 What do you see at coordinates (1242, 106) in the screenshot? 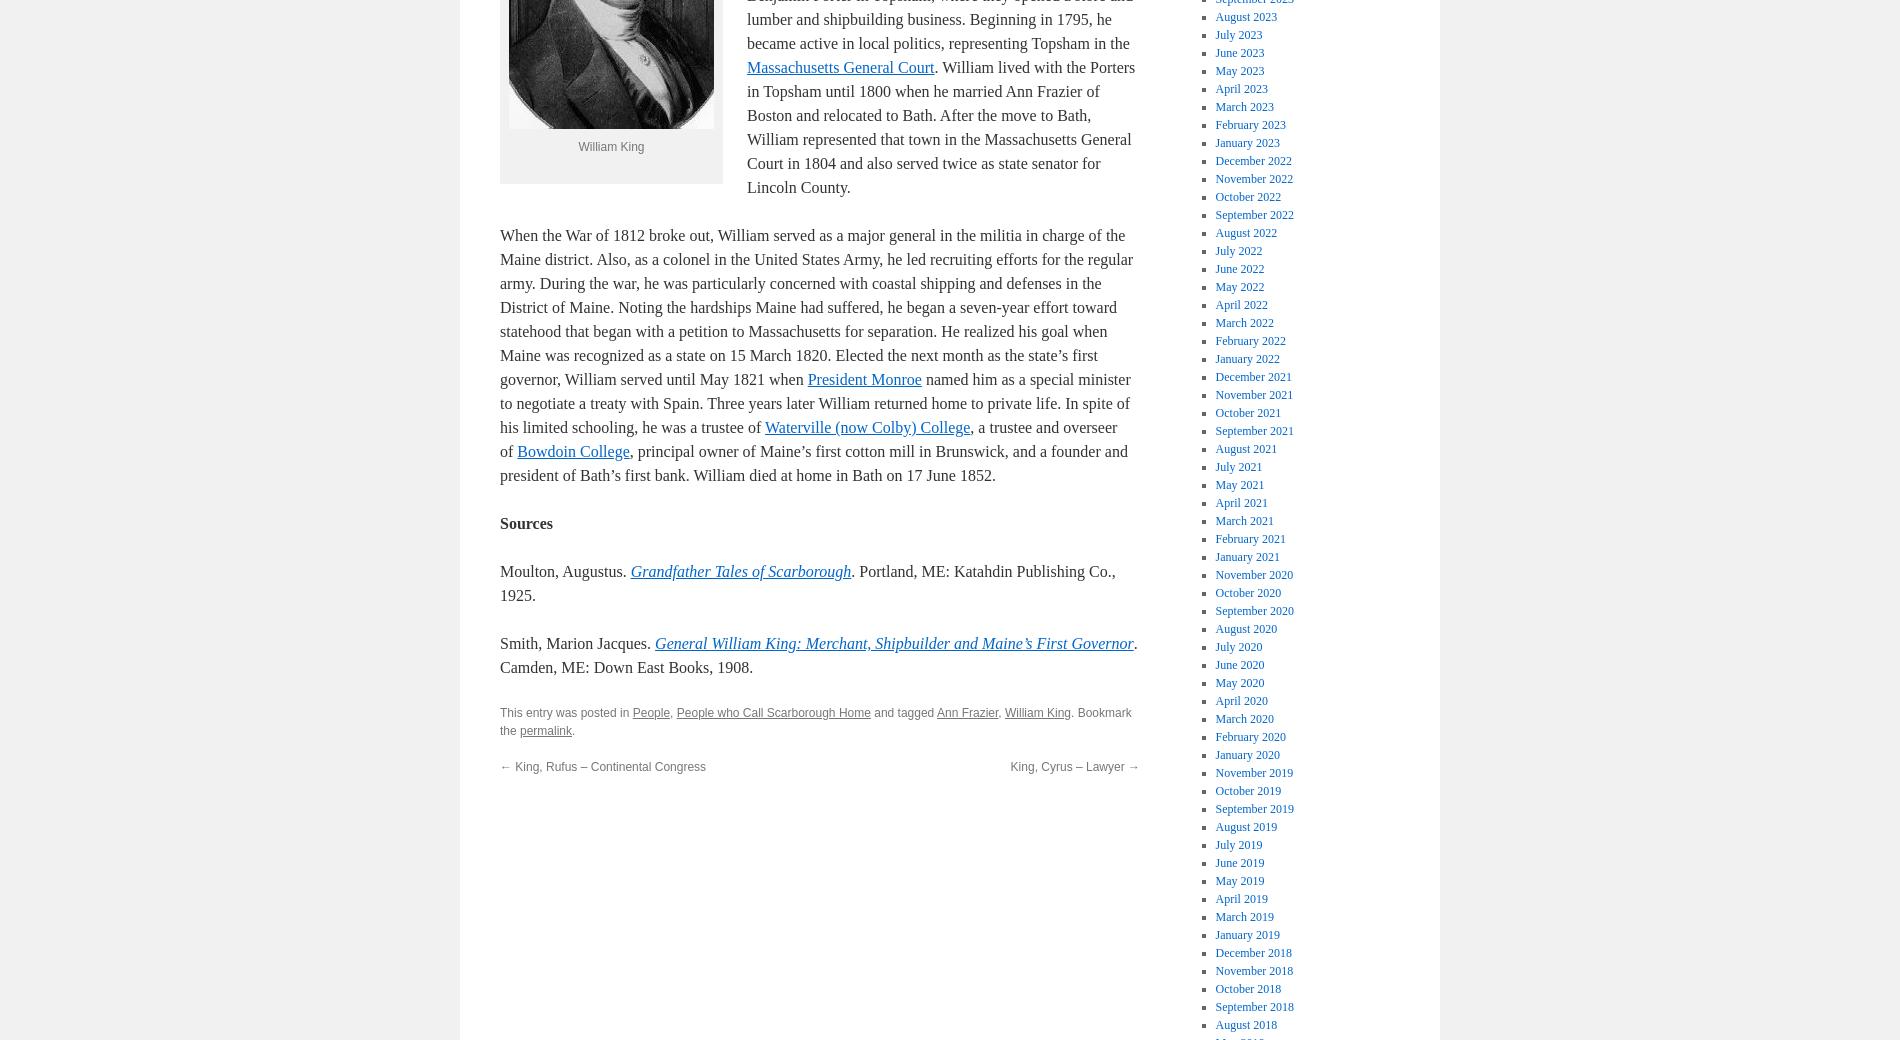
I see `'March 2023'` at bounding box center [1242, 106].